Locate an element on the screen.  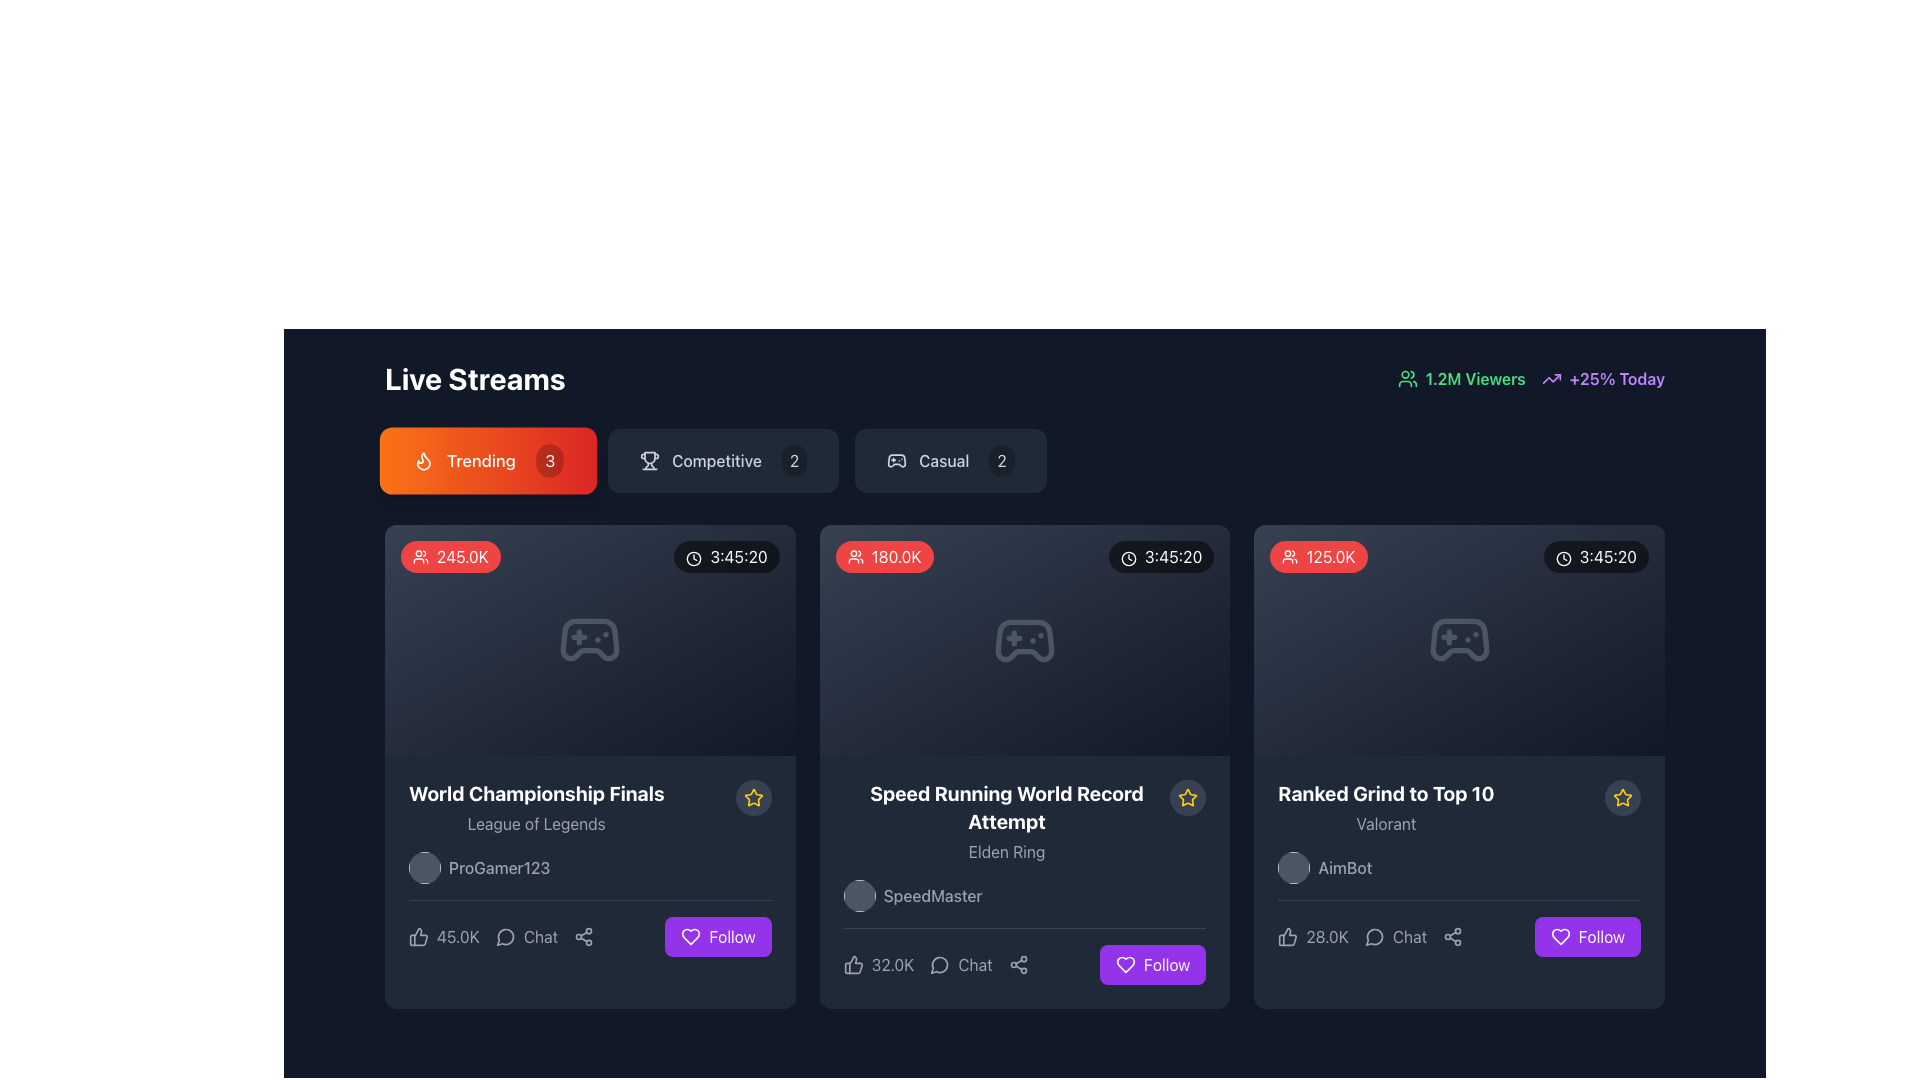
the heart-shaped icon located at the bottom-right corner of the third card from the left is located at coordinates (1559, 937).